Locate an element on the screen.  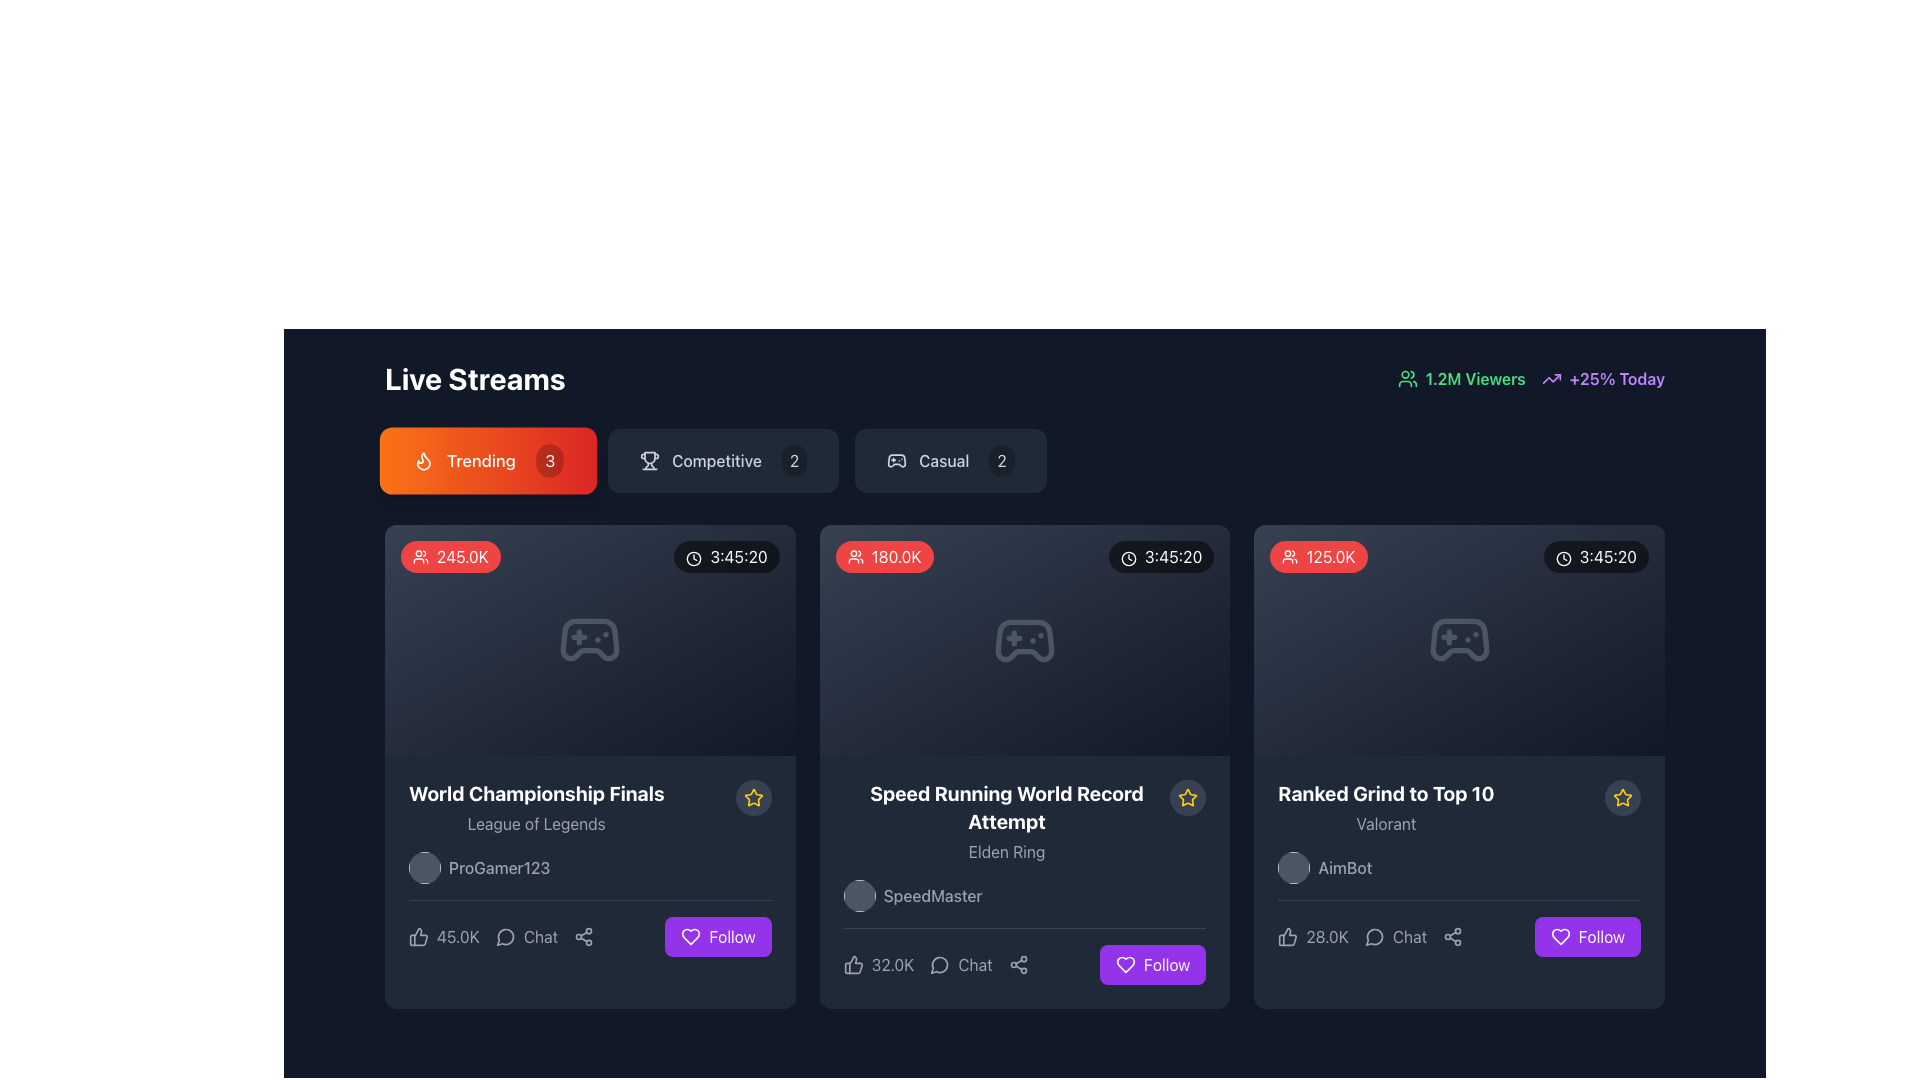
the heart-shaped icon located at the bottom-right corner of the third card from the left is located at coordinates (1559, 937).